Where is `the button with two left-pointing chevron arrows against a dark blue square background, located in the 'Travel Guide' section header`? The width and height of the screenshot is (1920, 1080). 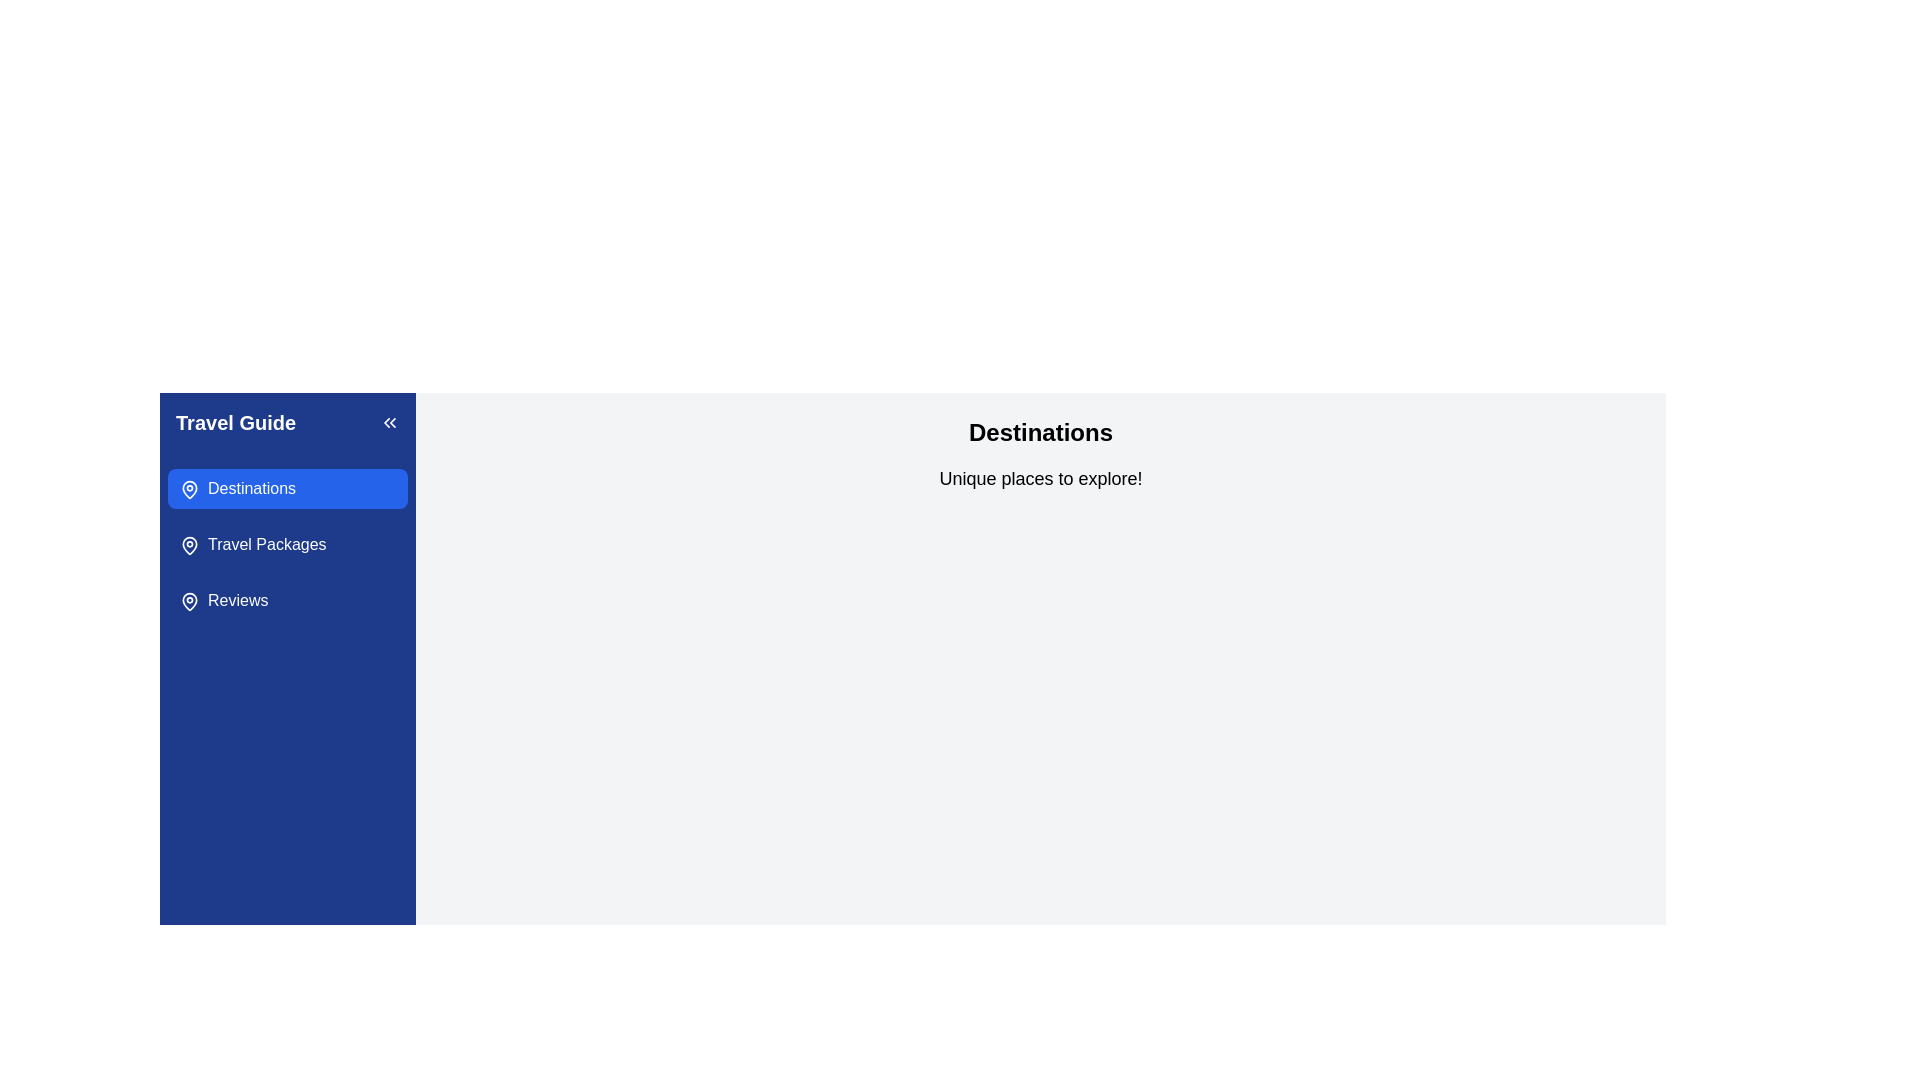 the button with two left-pointing chevron arrows against a dark blue square background, located in the 'Travel Guide' section header is located at coordinates (389, 422).